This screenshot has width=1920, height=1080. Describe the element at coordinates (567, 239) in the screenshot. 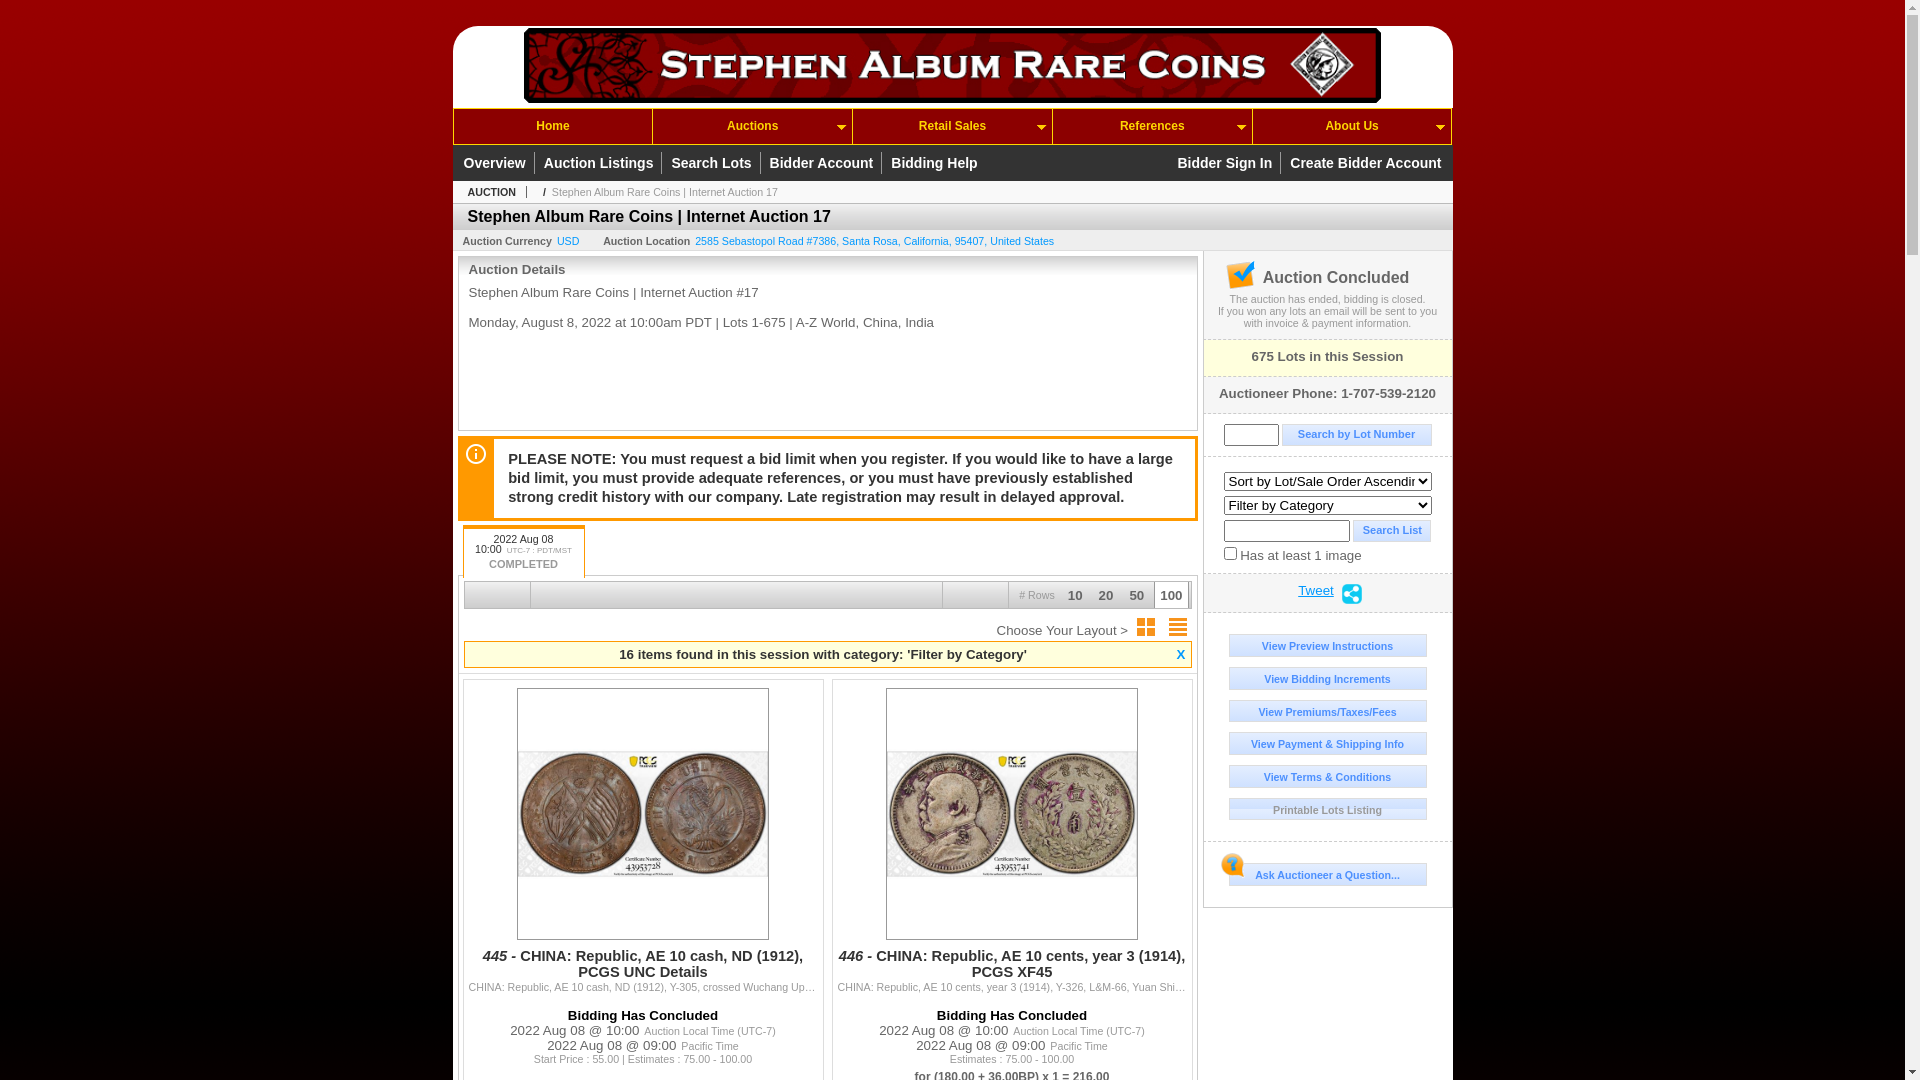

I see `'USD'` at that location.